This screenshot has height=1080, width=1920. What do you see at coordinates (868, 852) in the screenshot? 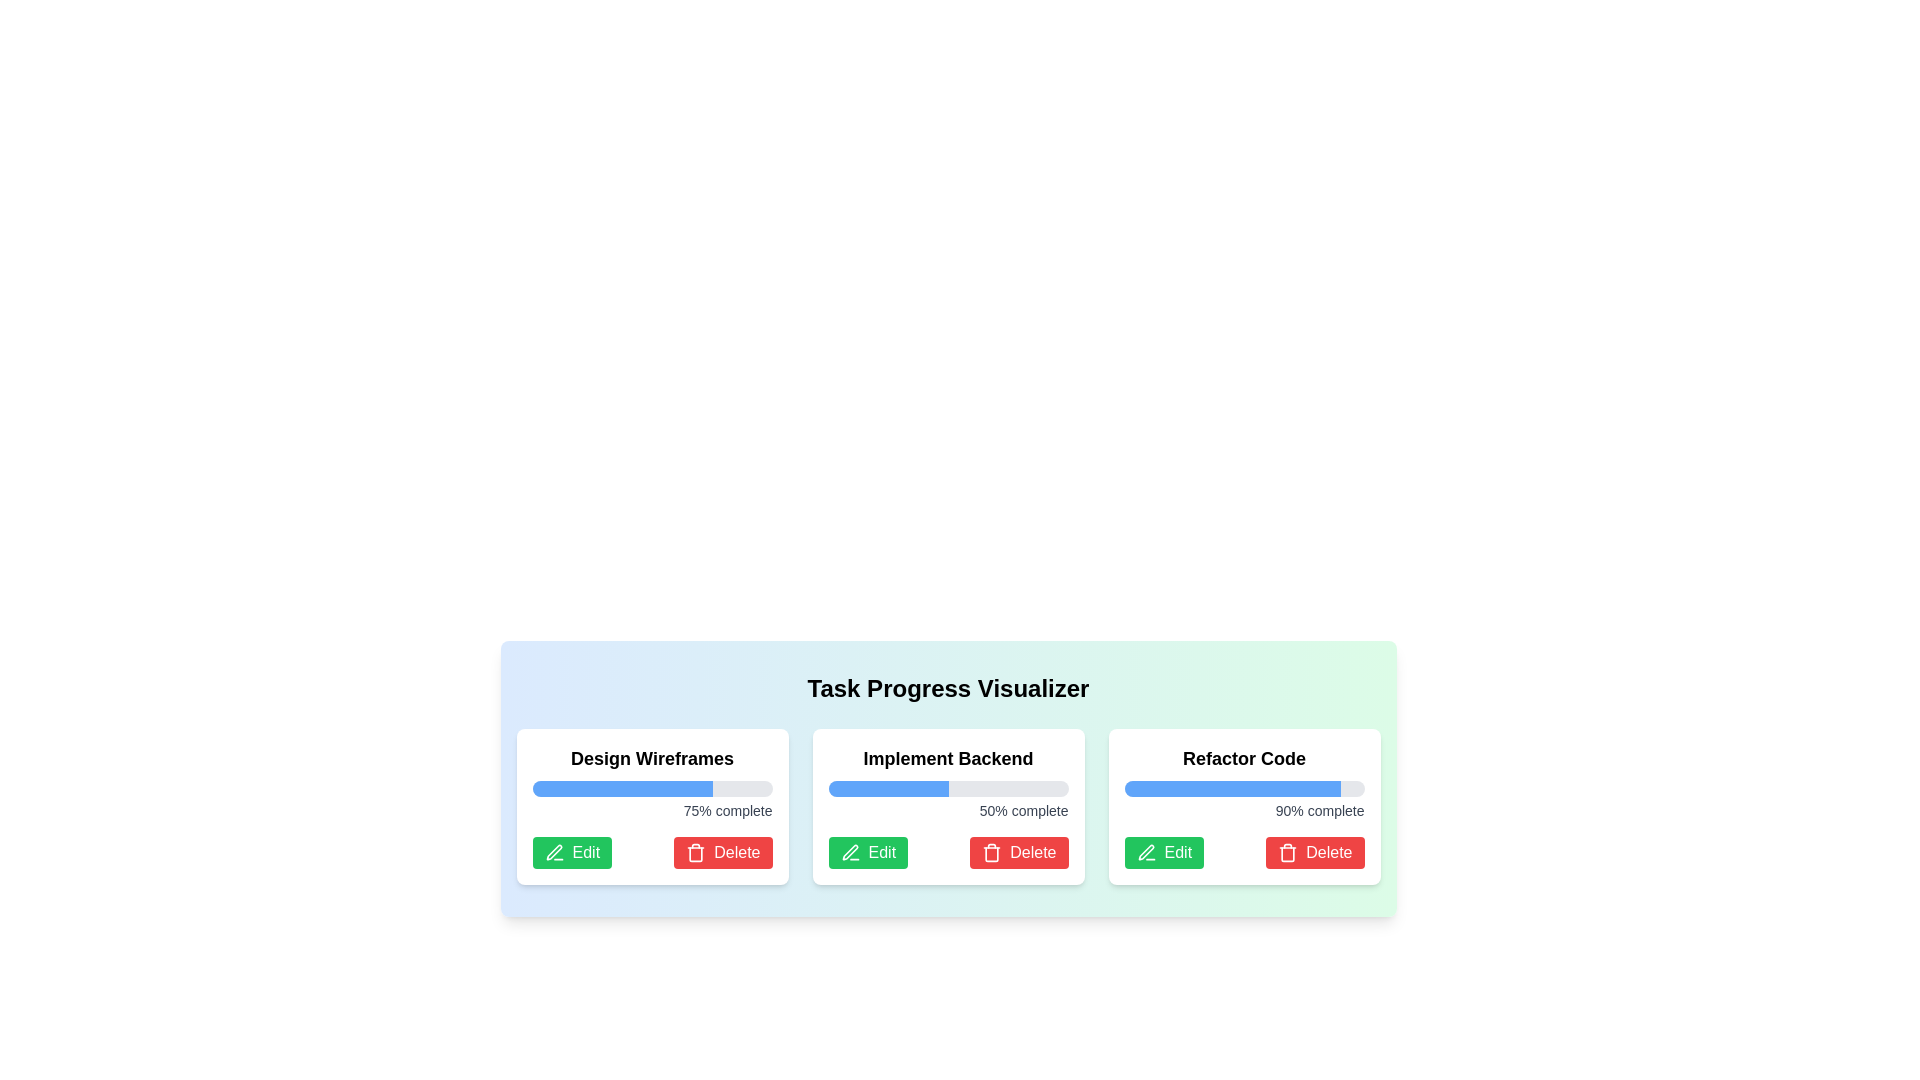
I see `the edit button located at the bottom-left corner of the middle task card associated with the task labeled 'Implement Backend' to activate its hover styling effect` at bounding box center [868, 852].